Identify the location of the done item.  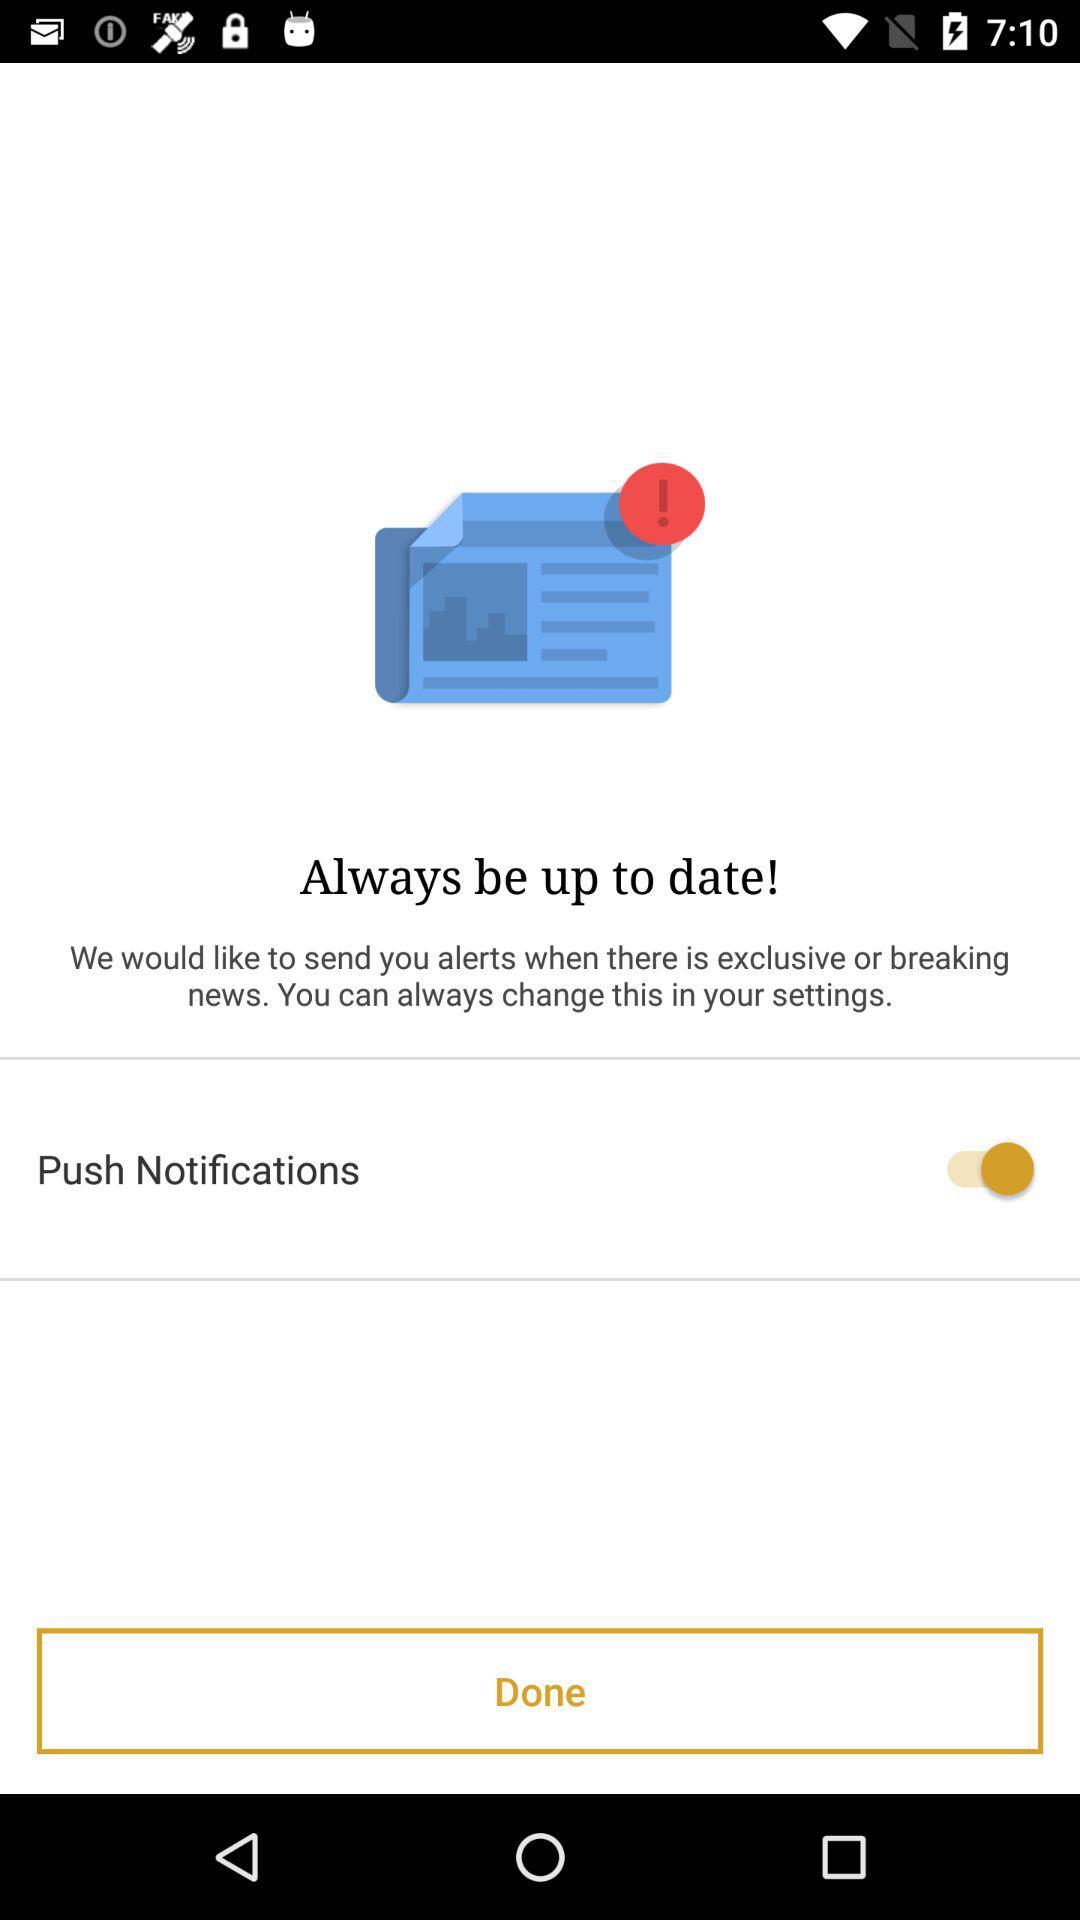
(540, 1690).